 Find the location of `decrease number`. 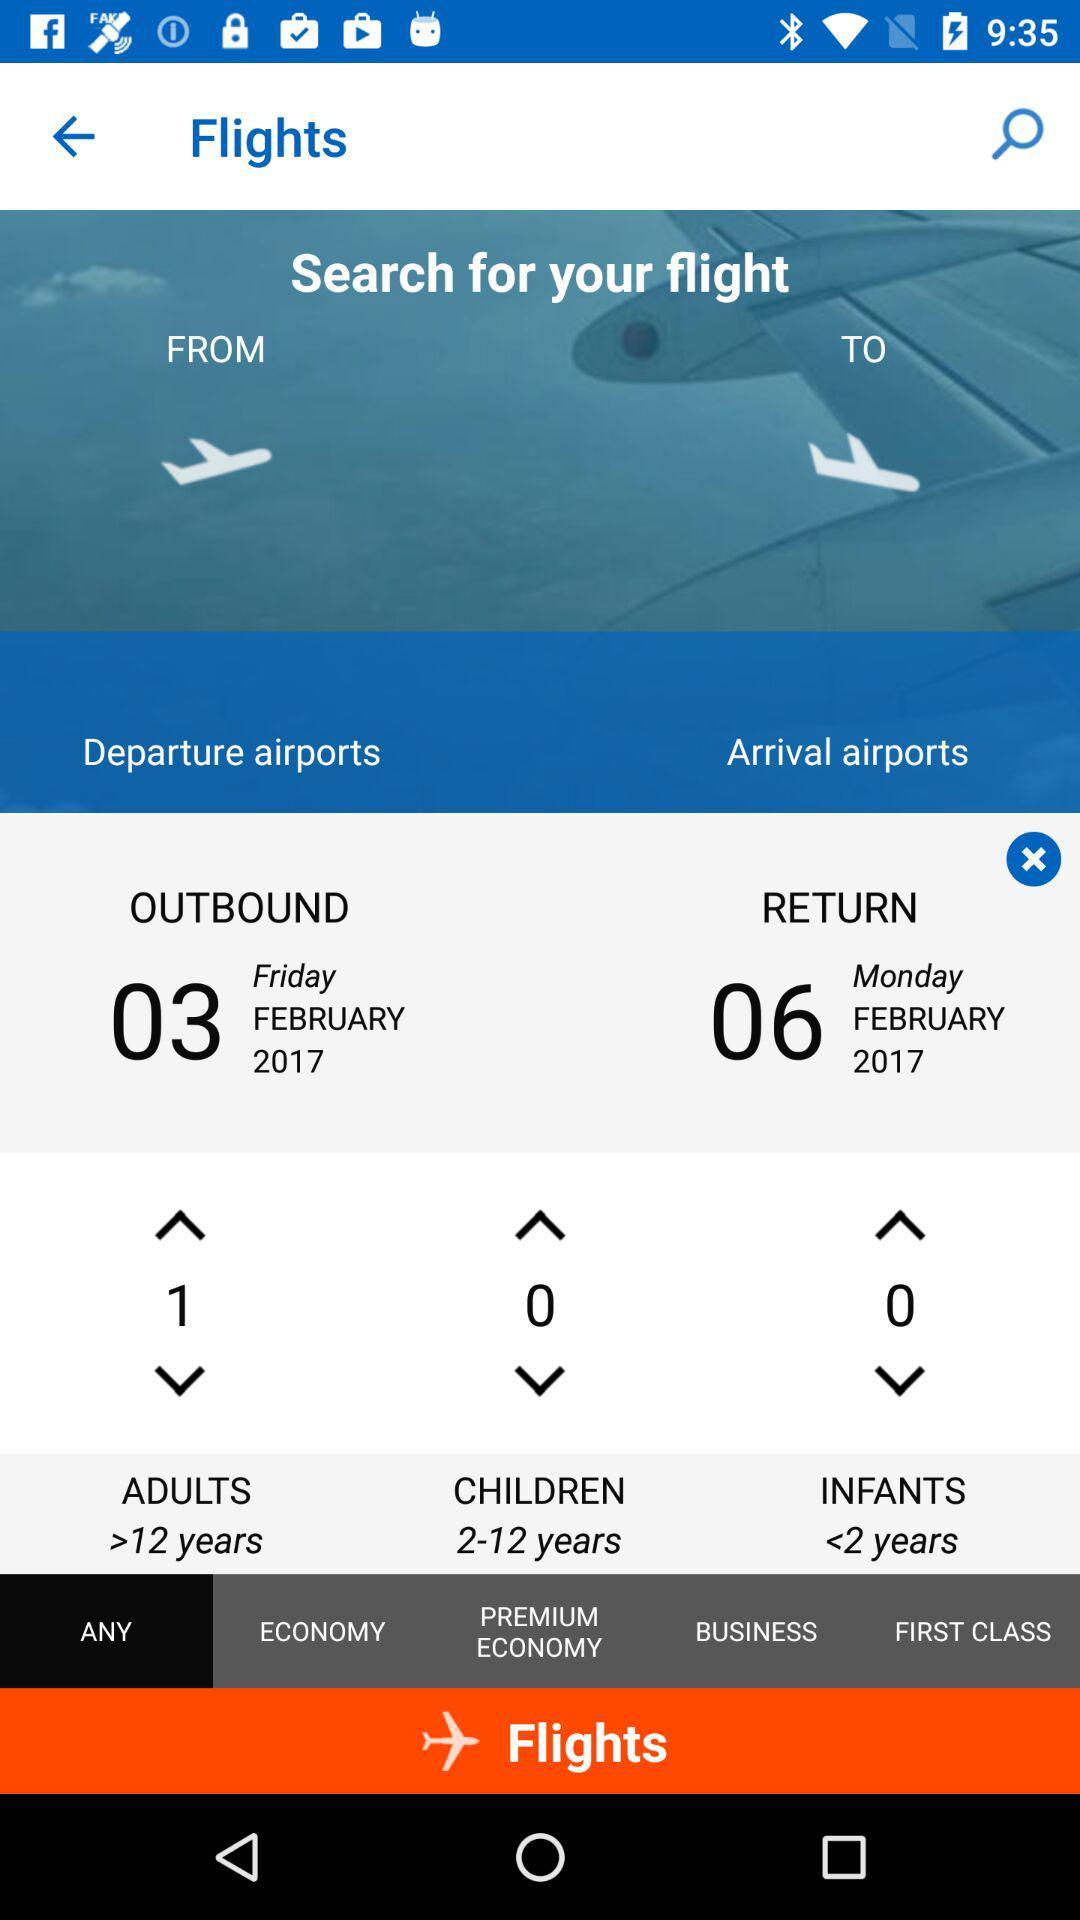

decrease number is located at coordinates (898, 1380).